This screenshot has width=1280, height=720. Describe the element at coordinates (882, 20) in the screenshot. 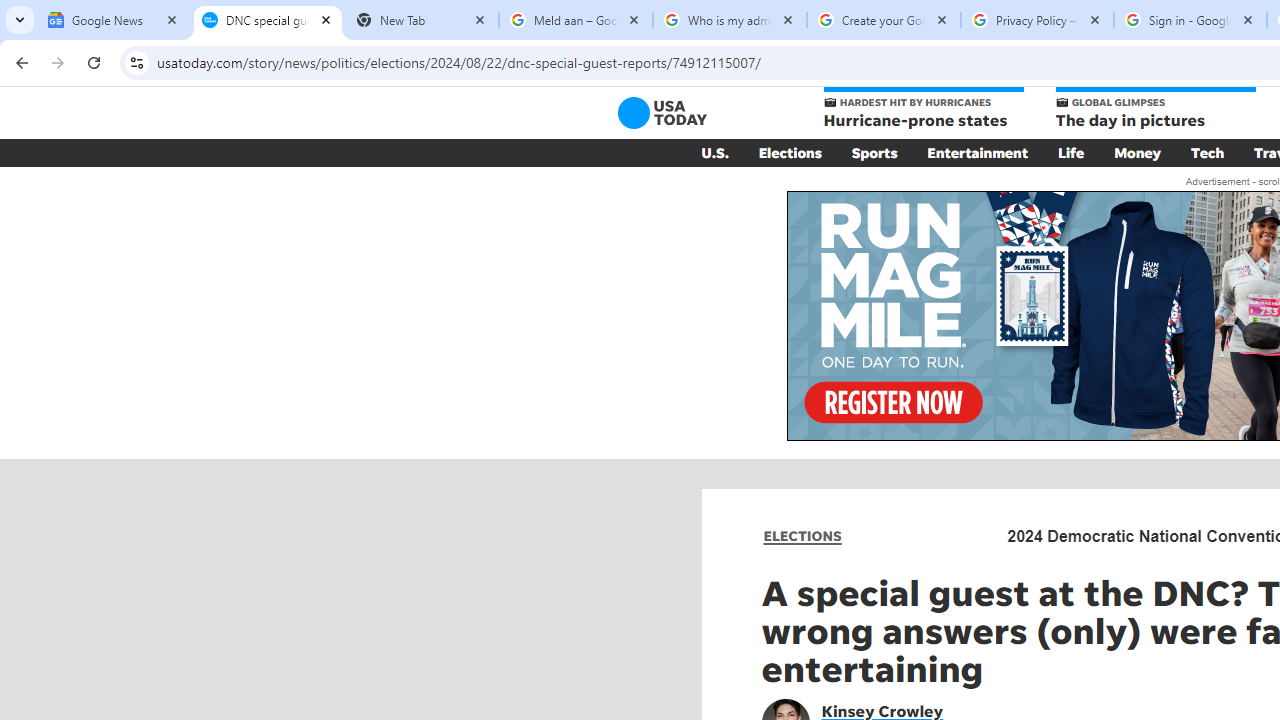

I see `'Create your Google Account'` at that location.